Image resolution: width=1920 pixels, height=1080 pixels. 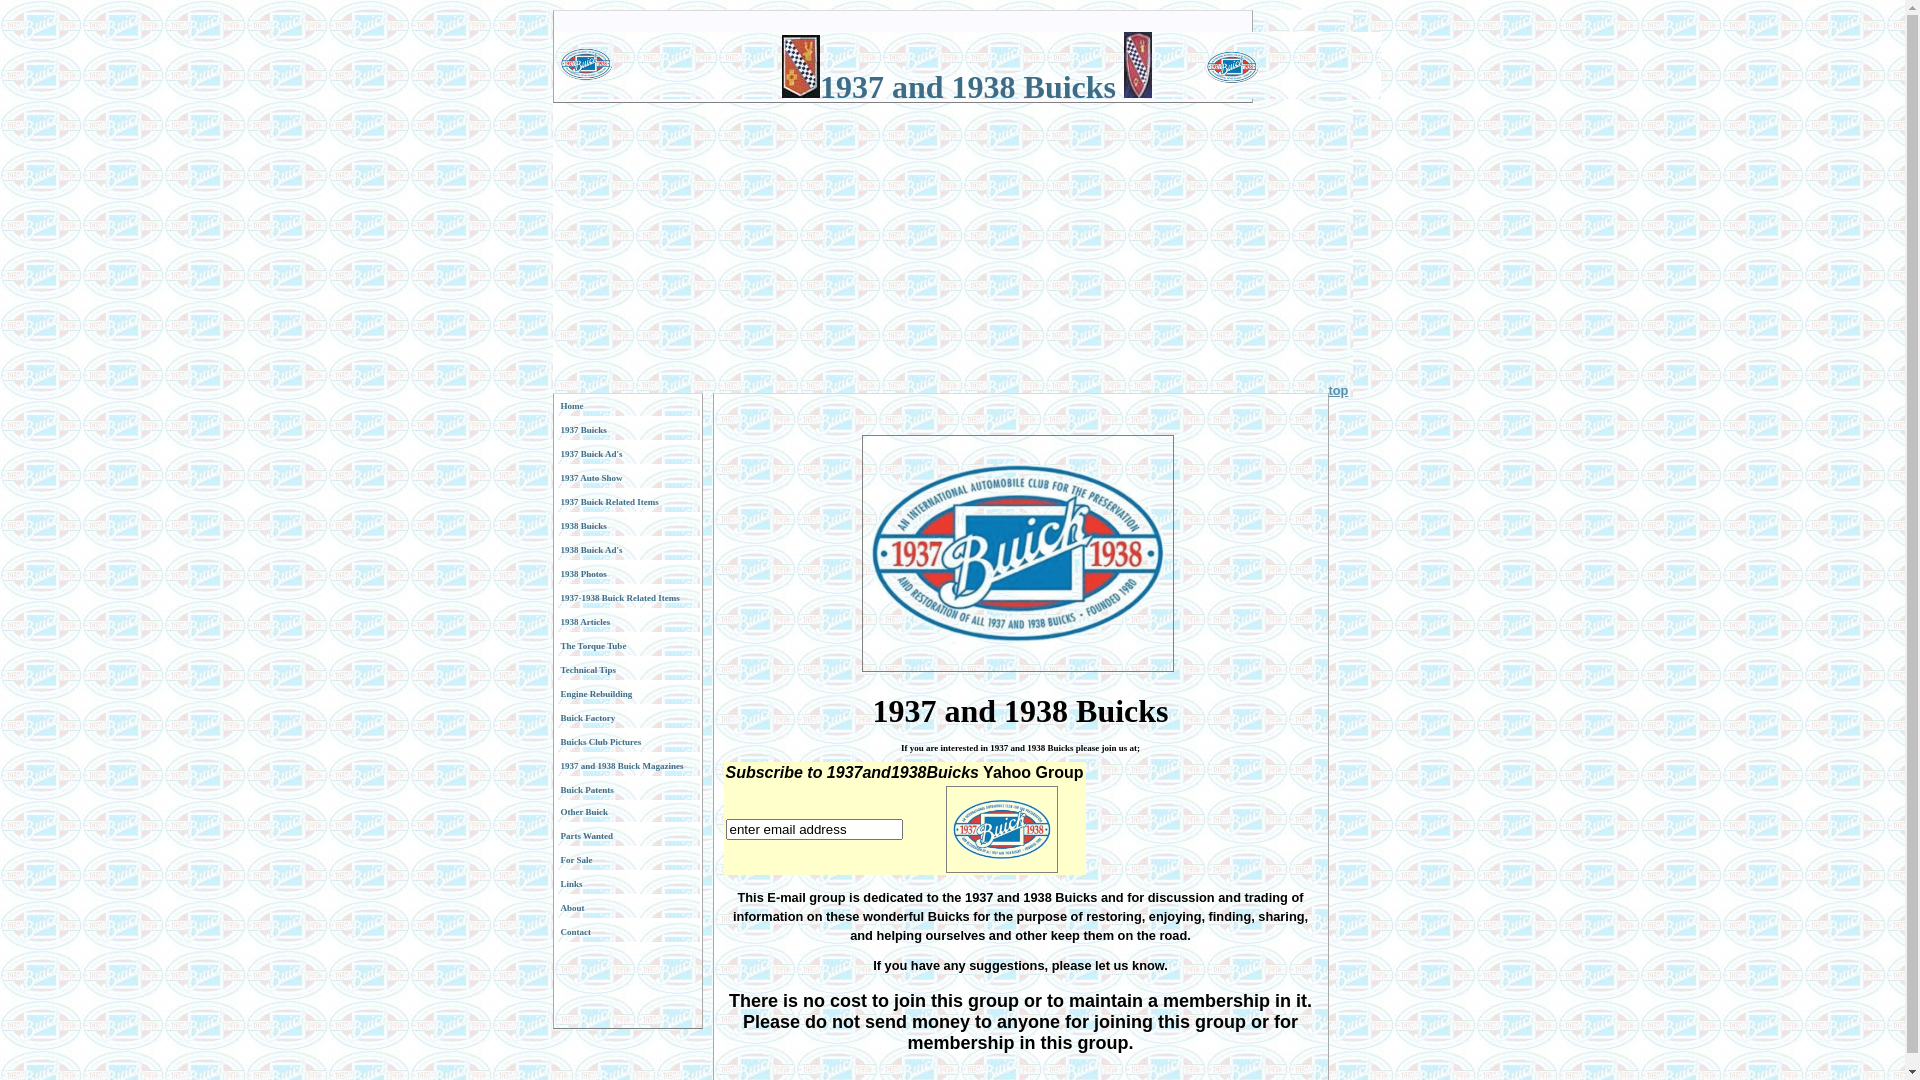 What do you see at coordinates (626, 812) in the screenshot?
I see `'Other Buick'` at bounding box center [626, 812].